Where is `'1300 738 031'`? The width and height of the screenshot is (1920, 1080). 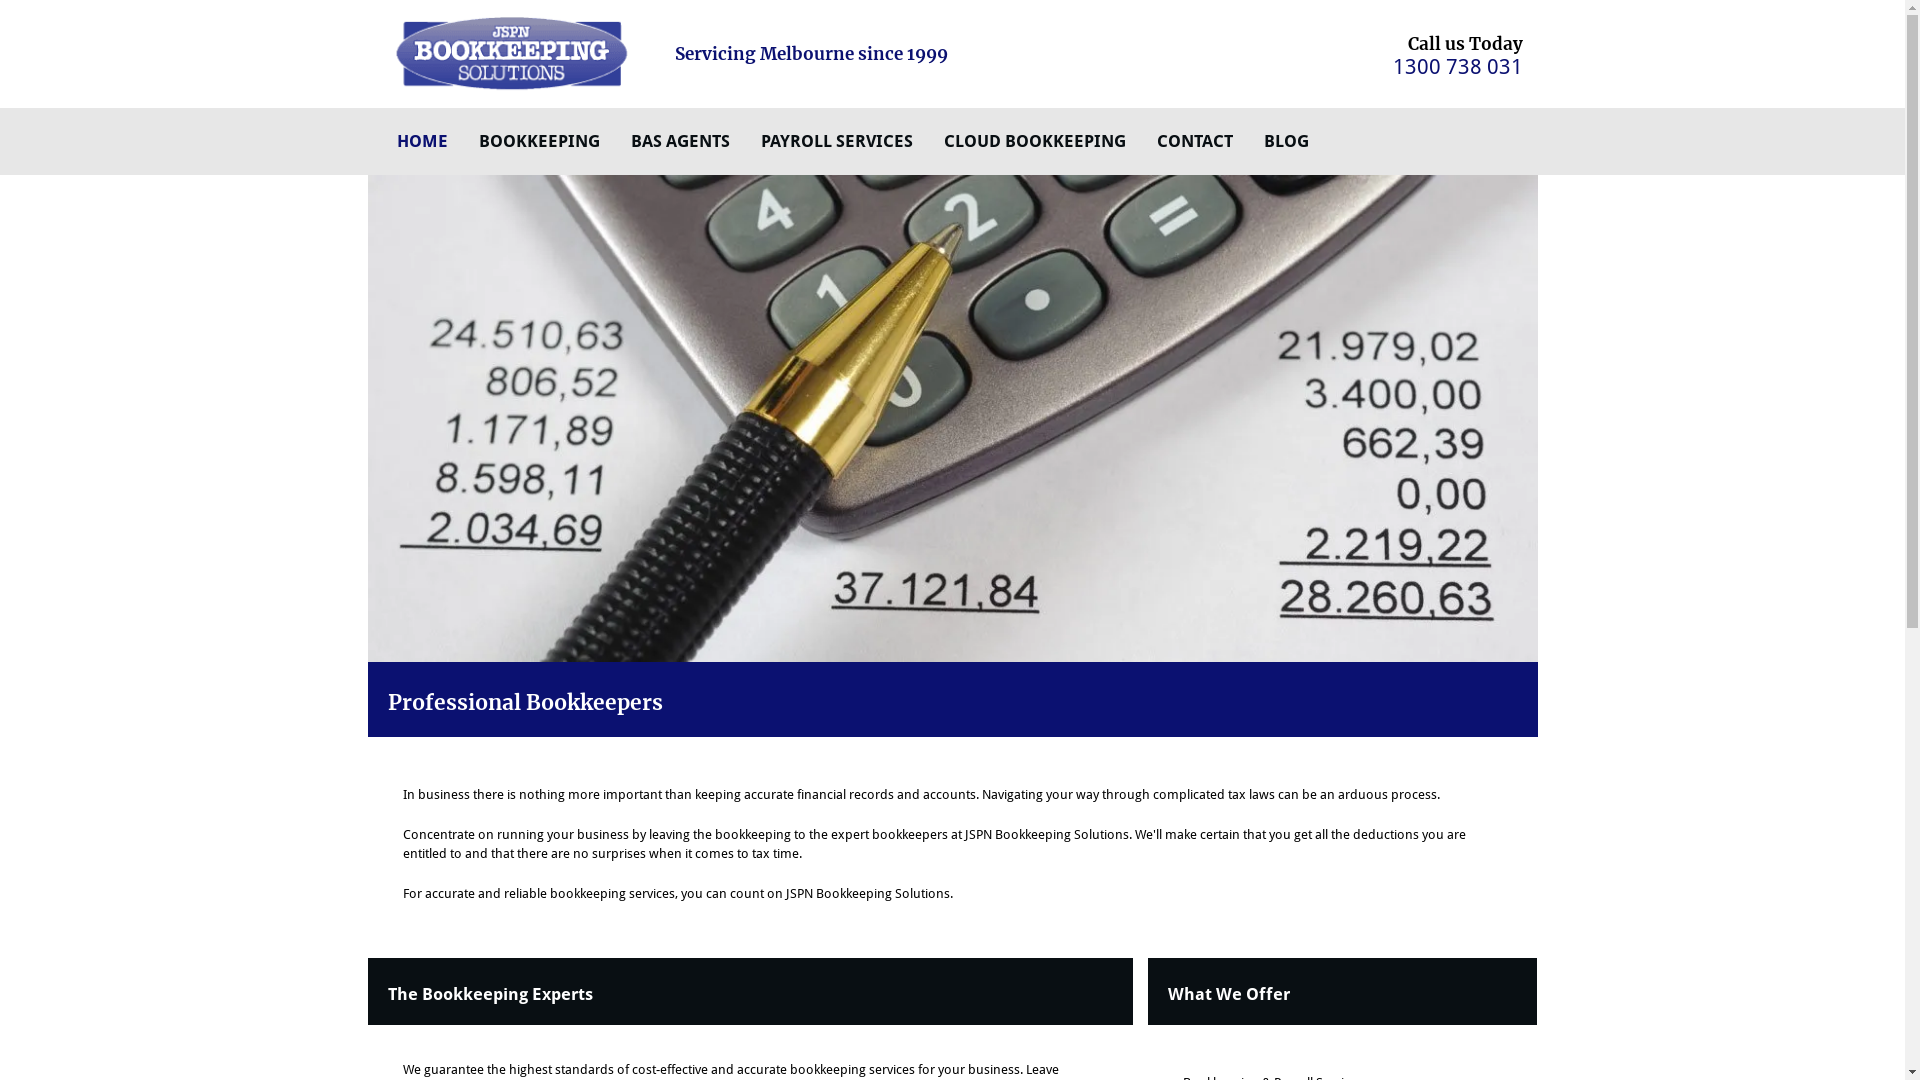
'1300 738 031' is located at coordinates (1457, 65).